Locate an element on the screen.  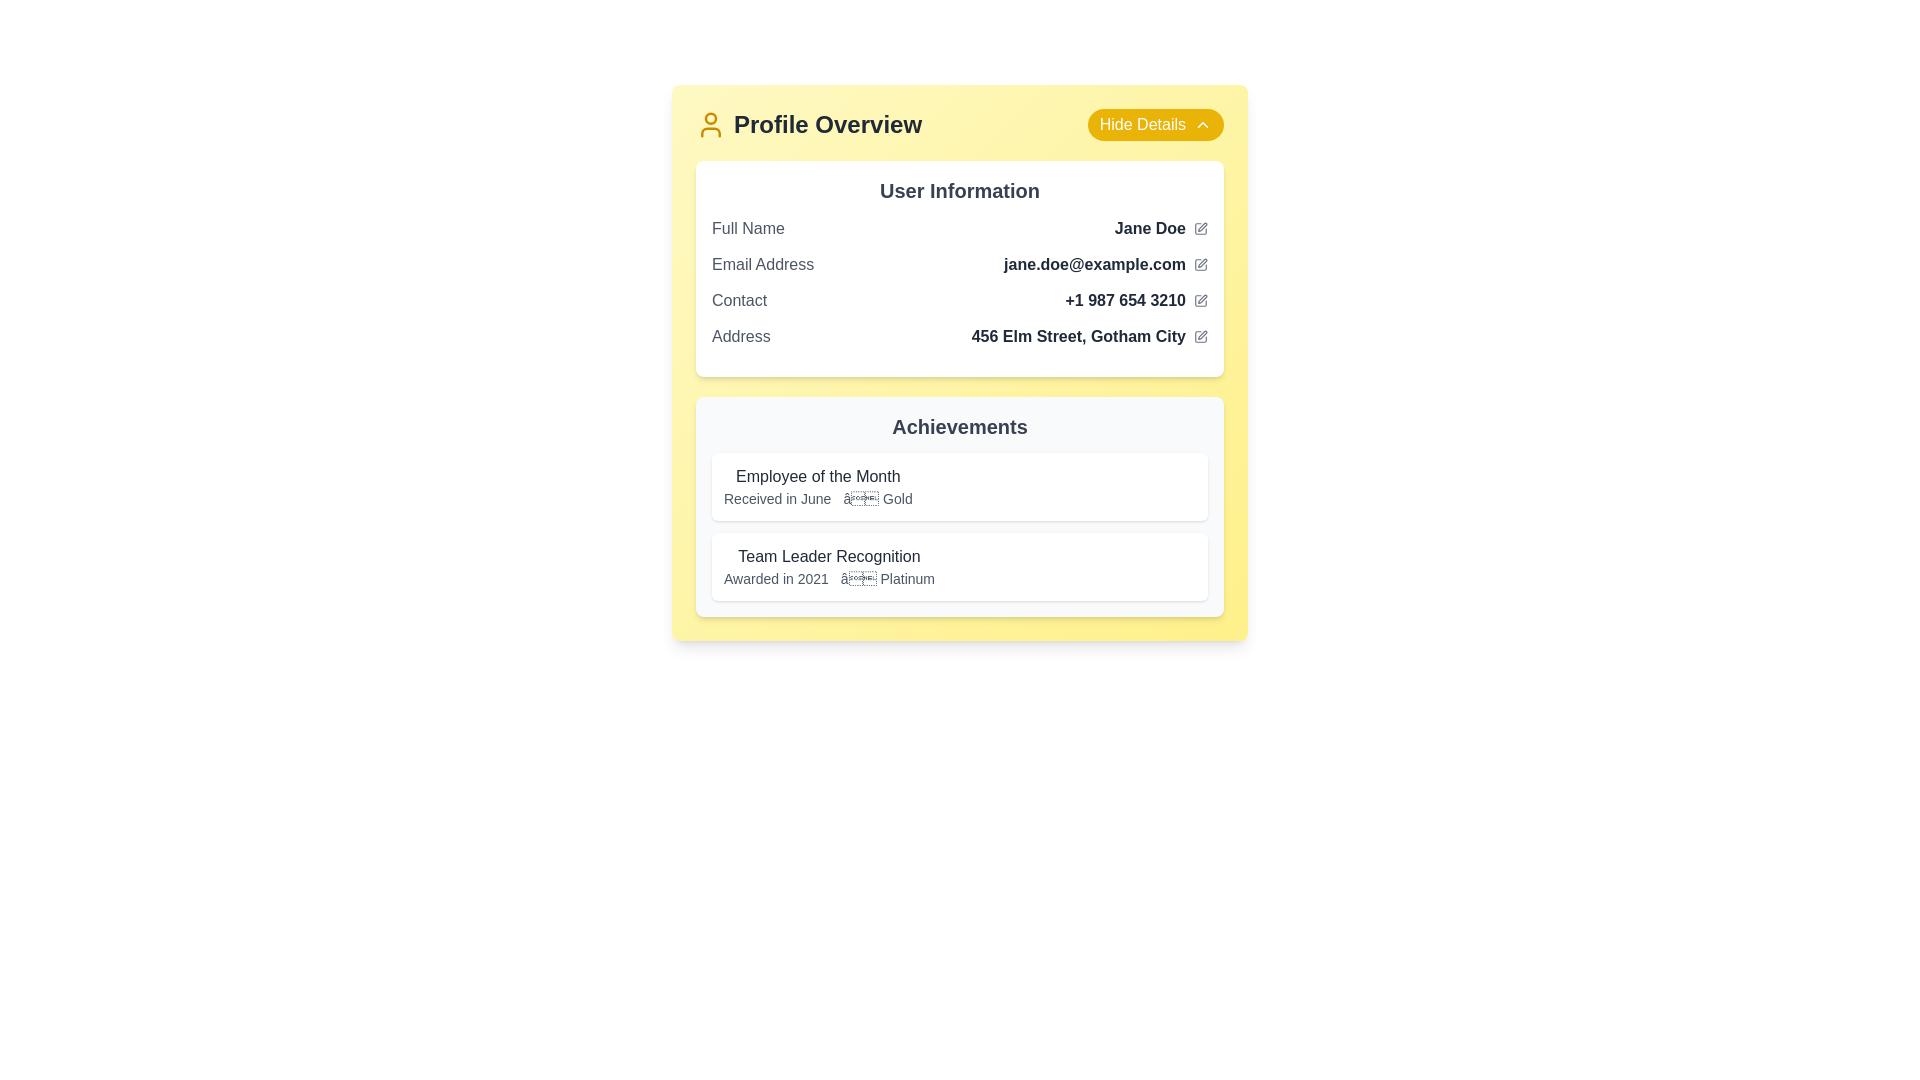
the 'Employee of the Month' text display in the Achievements section, which features two lines of text: 'Employee of the Month' in medium dark gray and 'Received in June ★ Gold' in smaller light gray is located at coordinates (818, 486).